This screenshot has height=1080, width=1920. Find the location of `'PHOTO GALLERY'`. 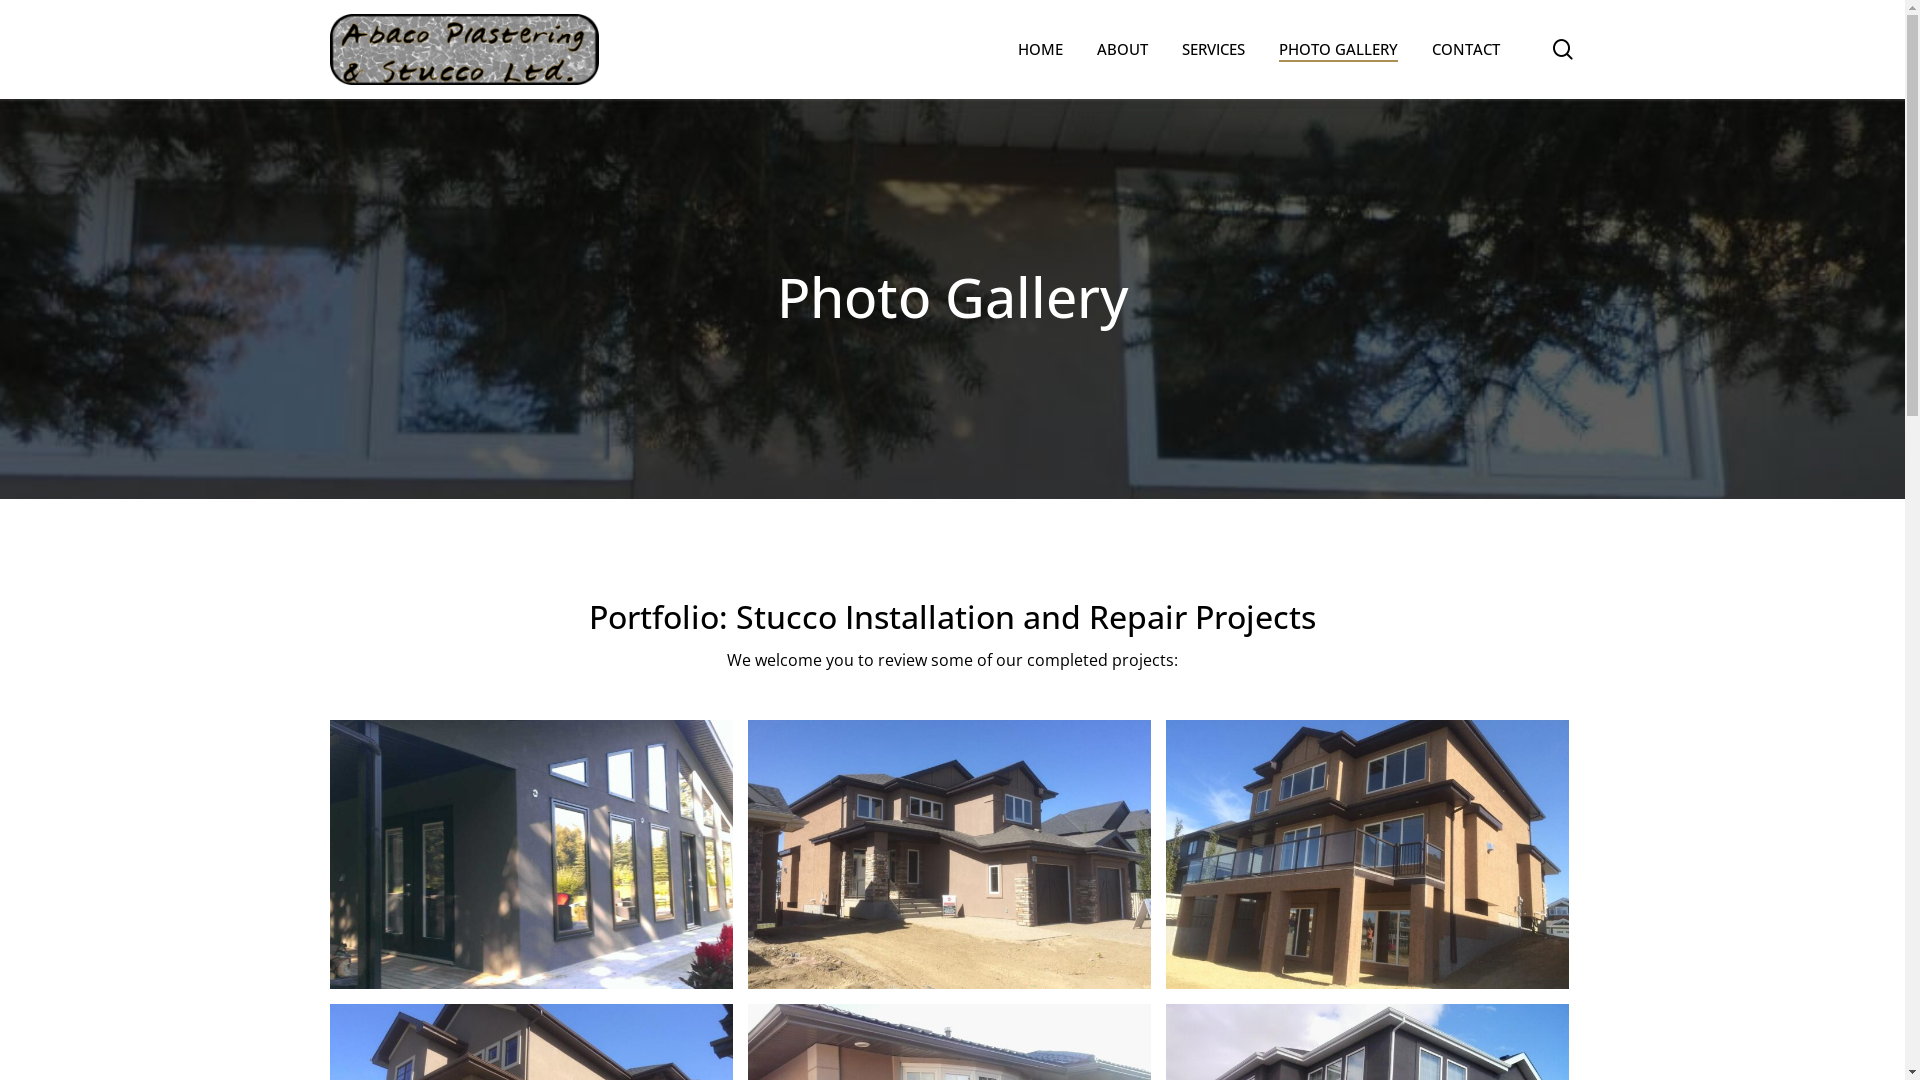

'PHOTO GALLERY' is located at coordinates (1338, 48).